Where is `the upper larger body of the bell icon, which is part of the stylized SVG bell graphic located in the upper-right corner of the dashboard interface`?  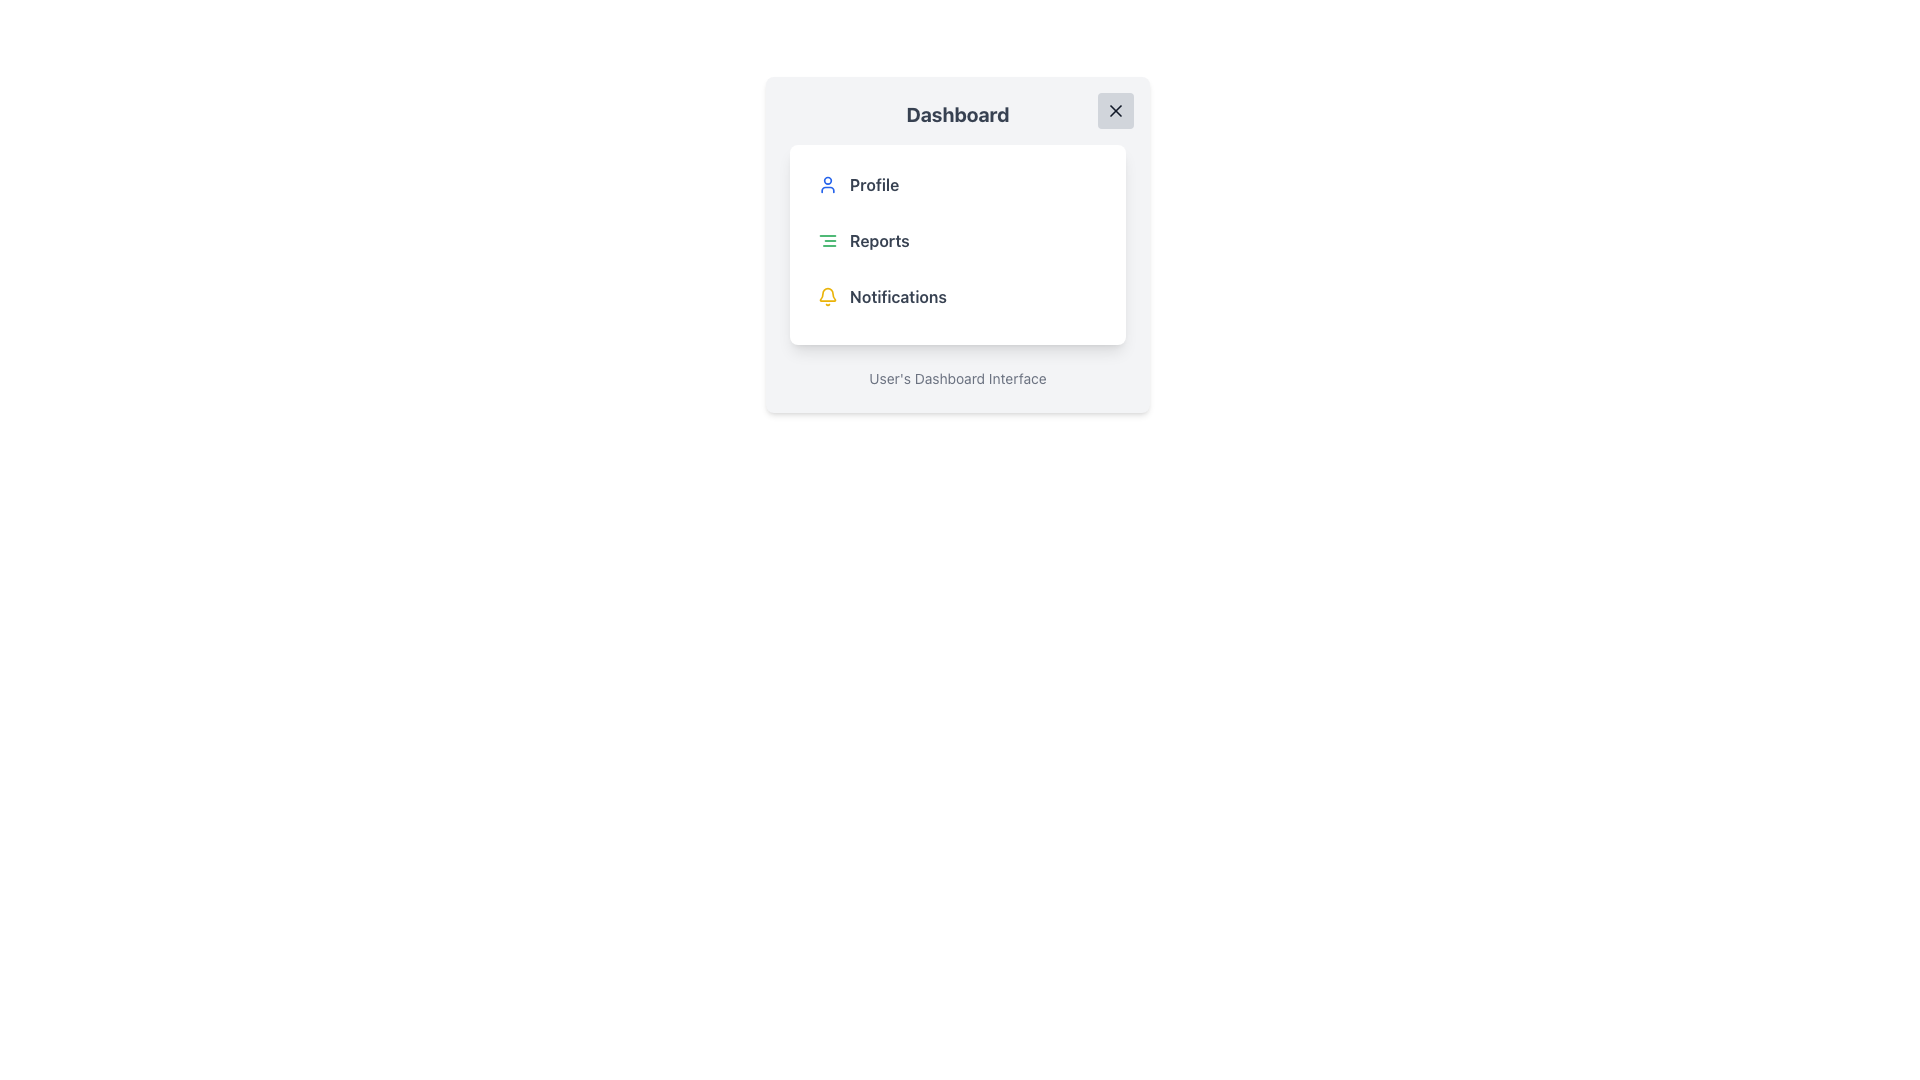
the upper larger body of the bell icon, which is part of the stylized SVG bell graphic located in the upper-right corner of the dashboard interface is located at coordinates (828, 294).